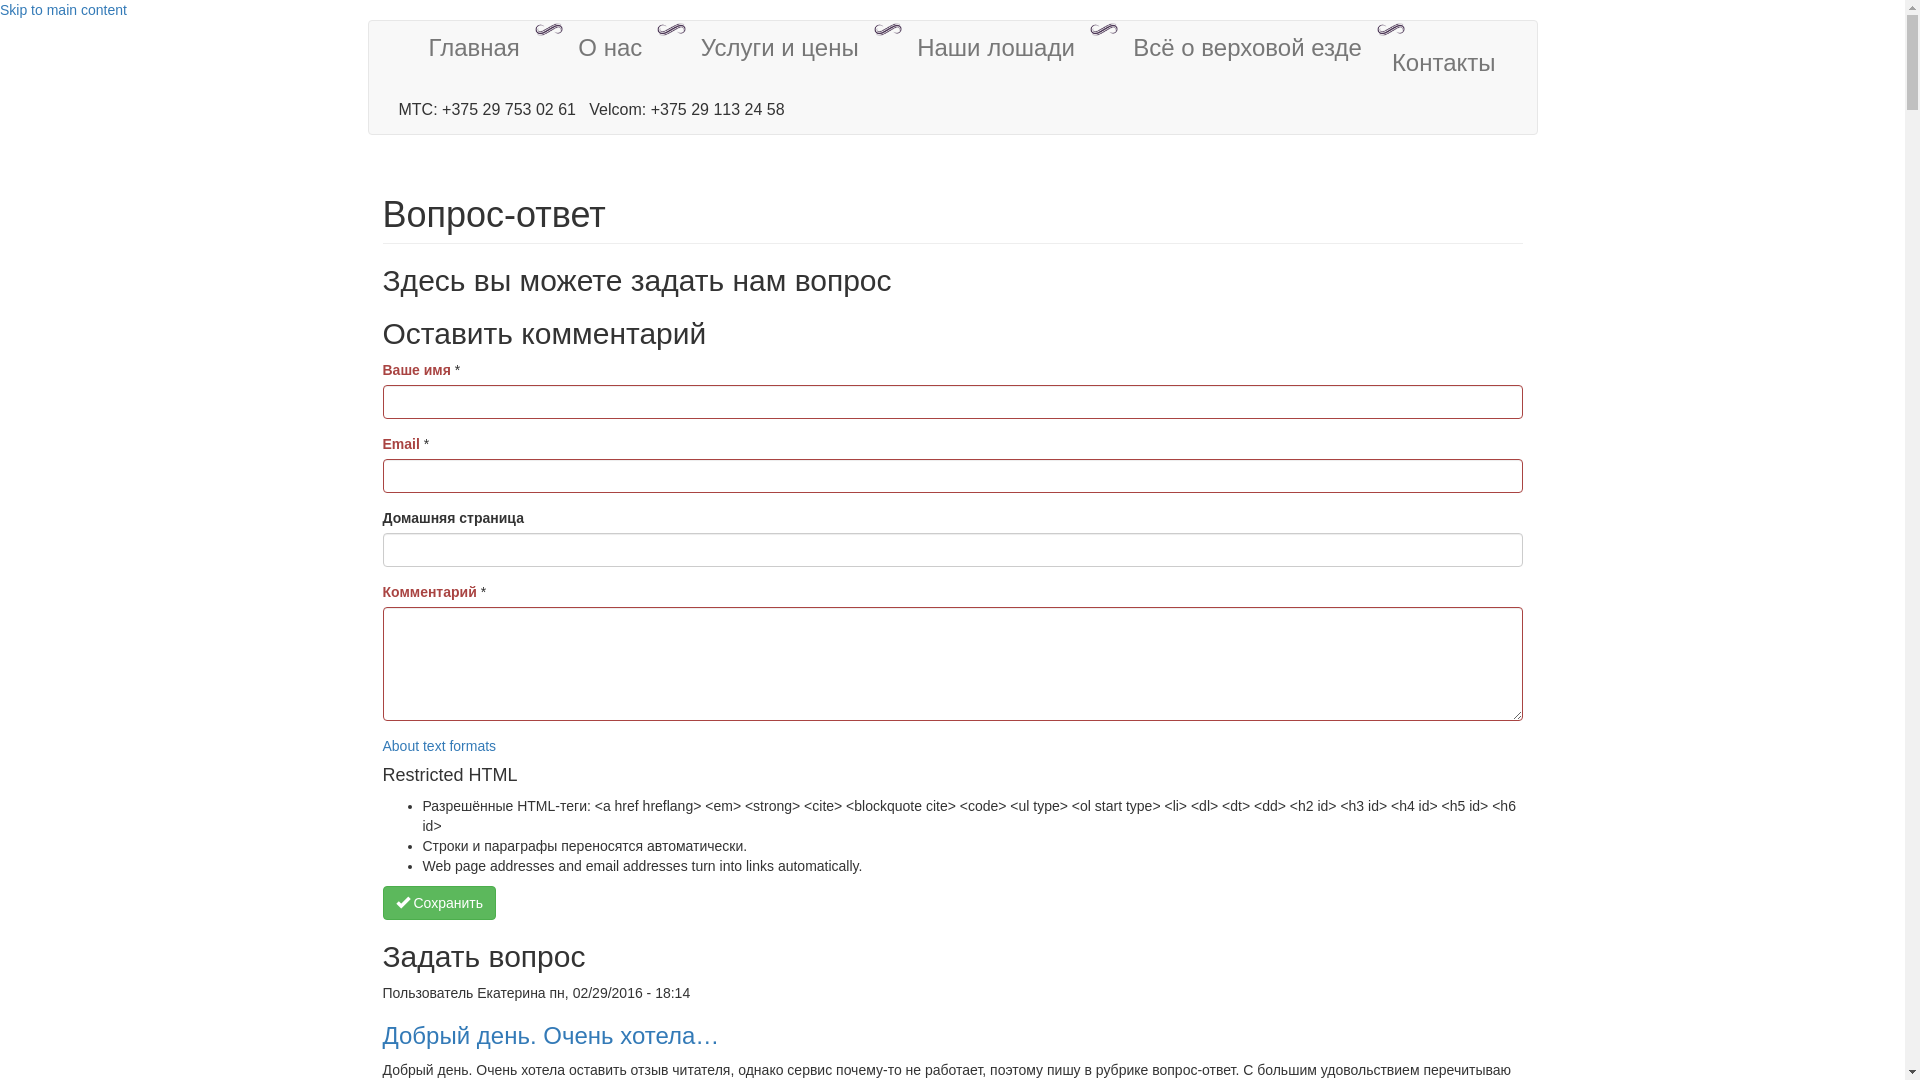 This screenshot has width=1920, height=1080. I want to click on 'About text formats', so click(437, 745).